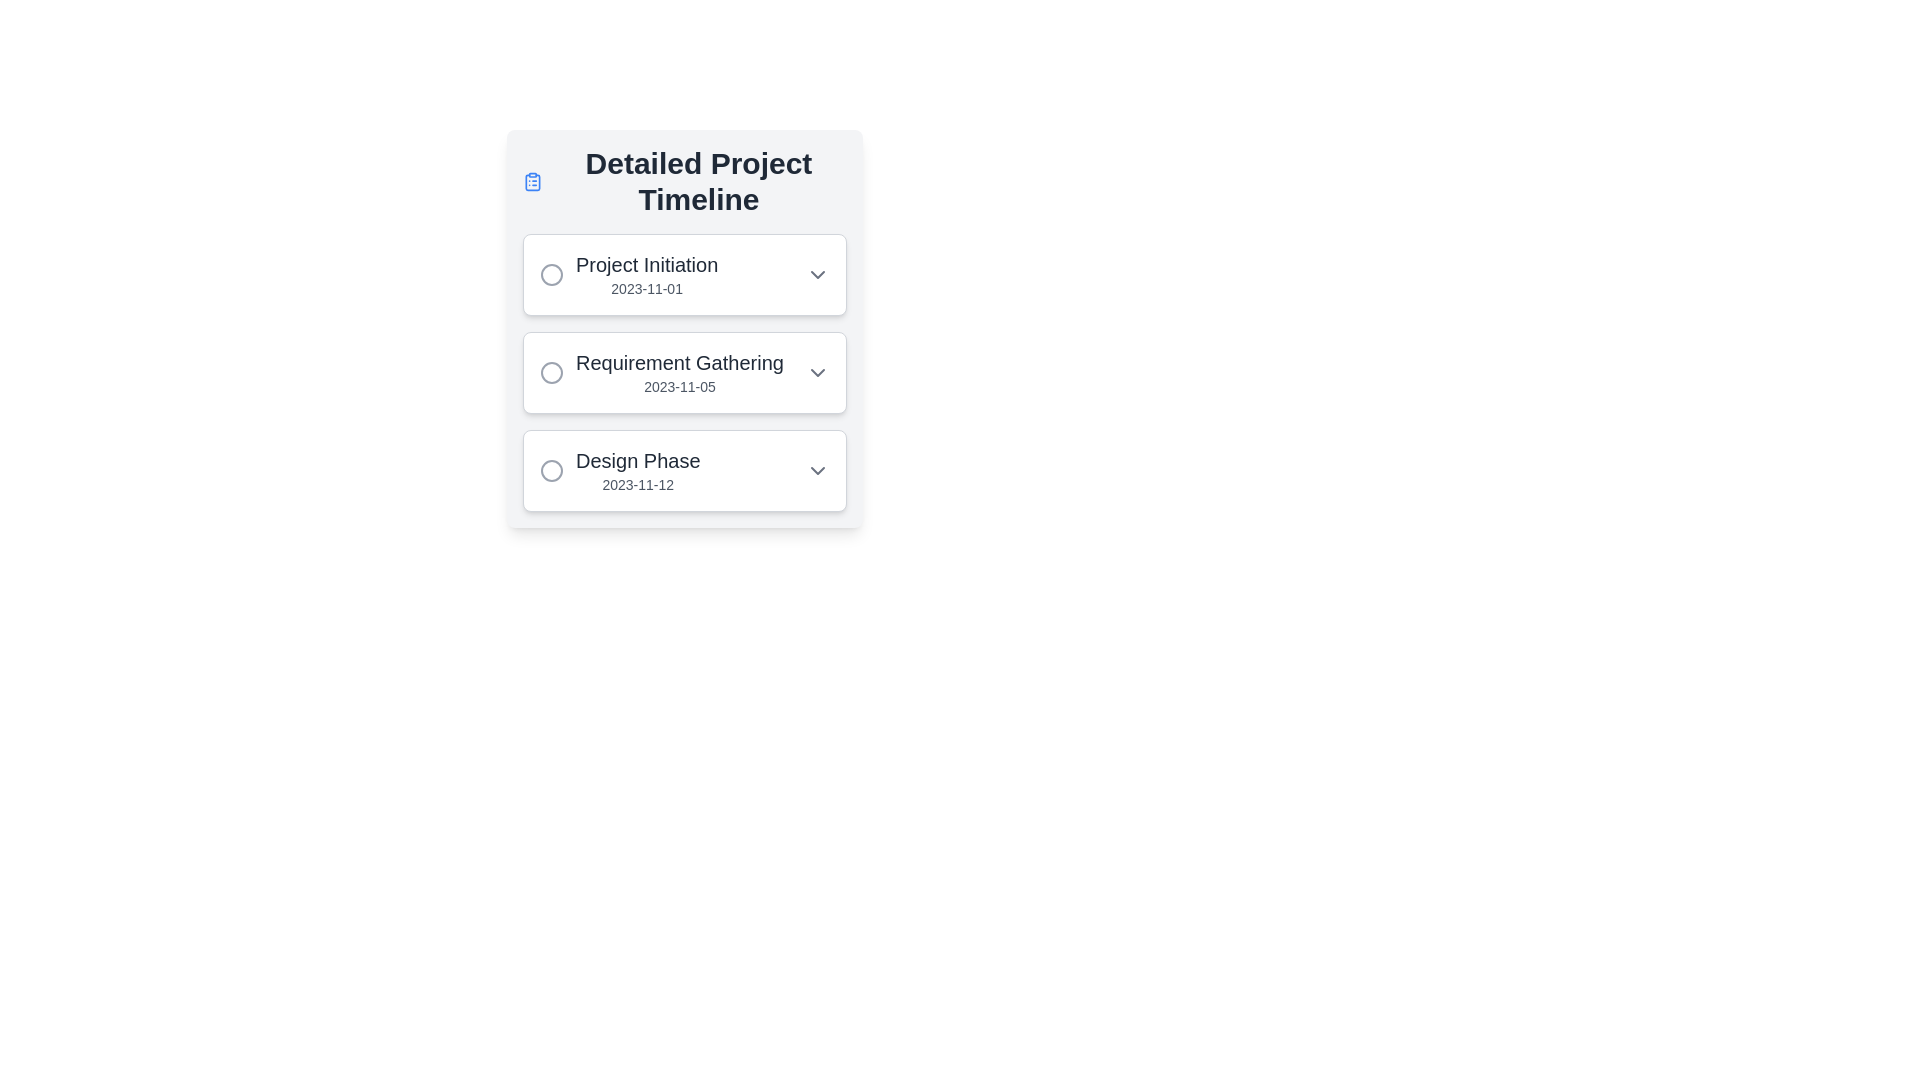  Describe the element at coordinates (685, 274) in the screenshot. I see `the first list item labeled 'Project Initiation' in the 'Detailed Project Timeline' section` at that location.